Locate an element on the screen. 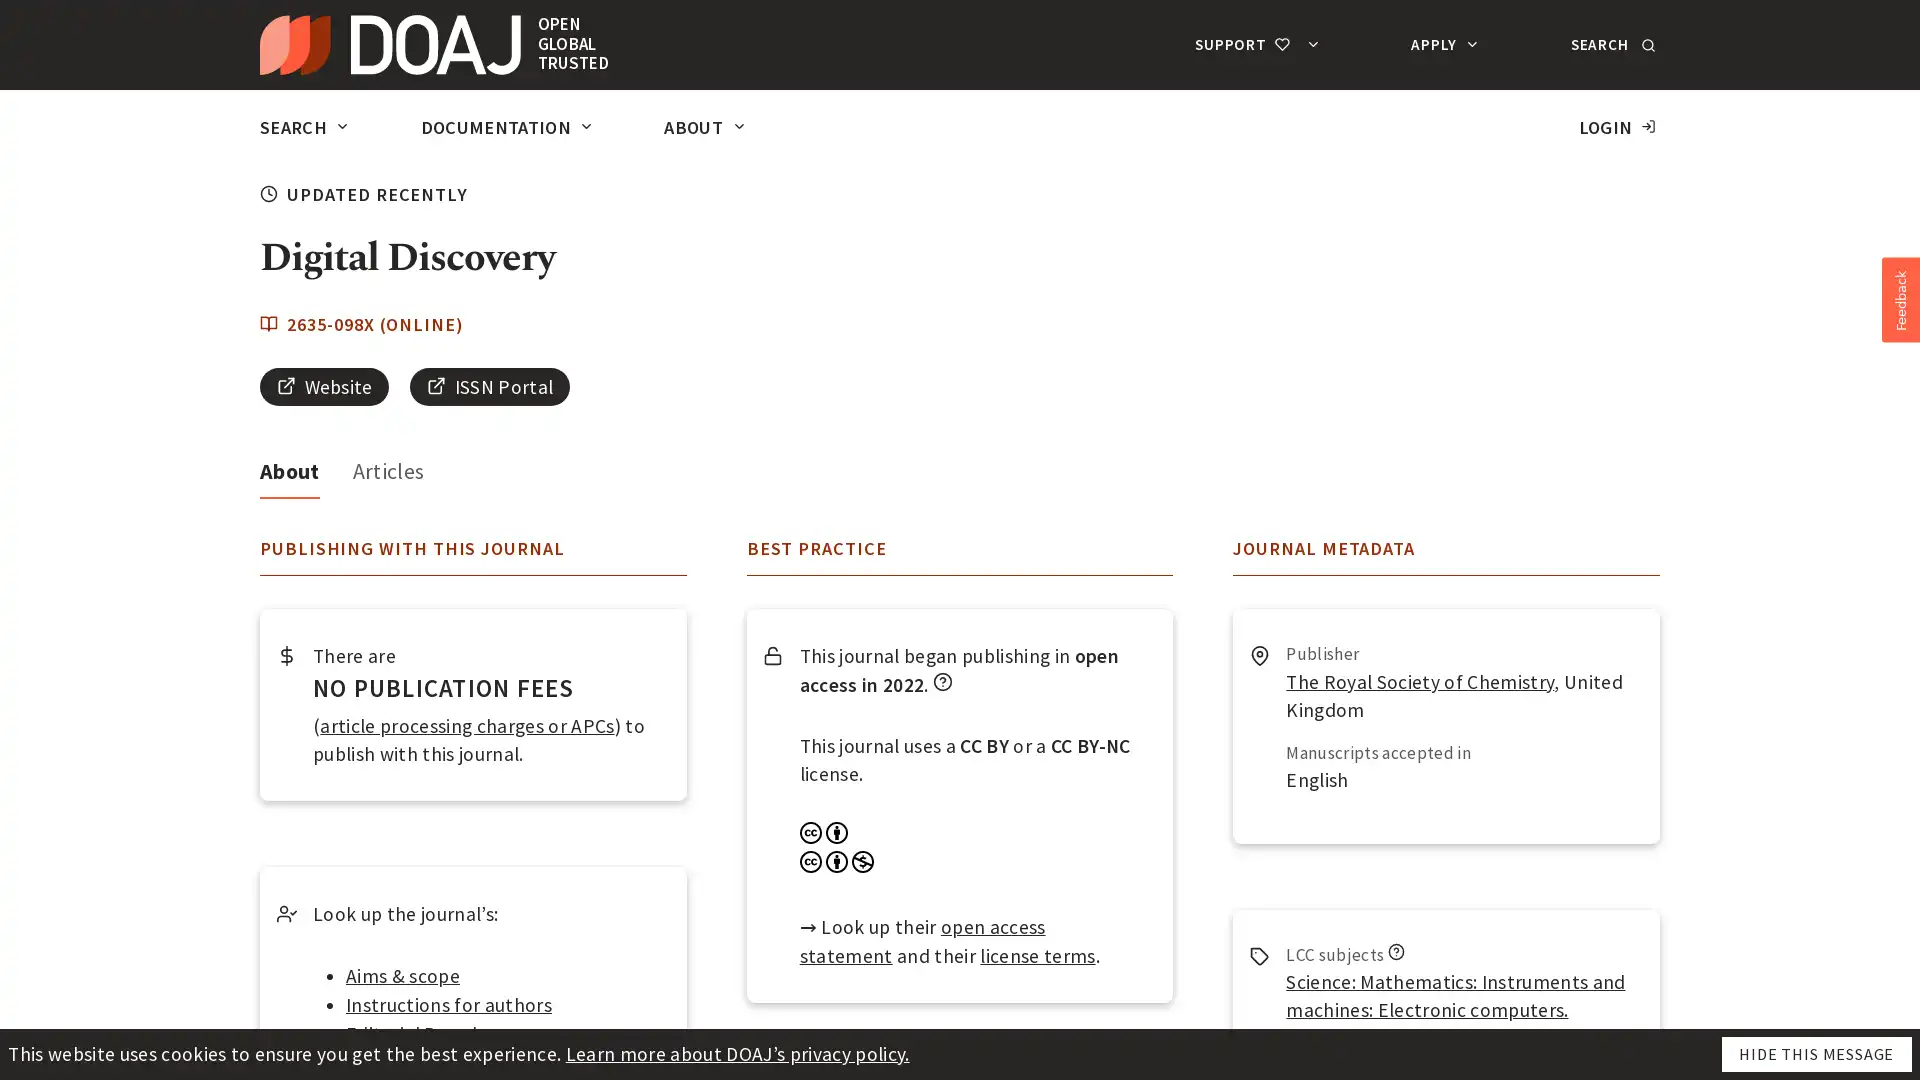  SEARCH is located at coordinates (1610, 44).